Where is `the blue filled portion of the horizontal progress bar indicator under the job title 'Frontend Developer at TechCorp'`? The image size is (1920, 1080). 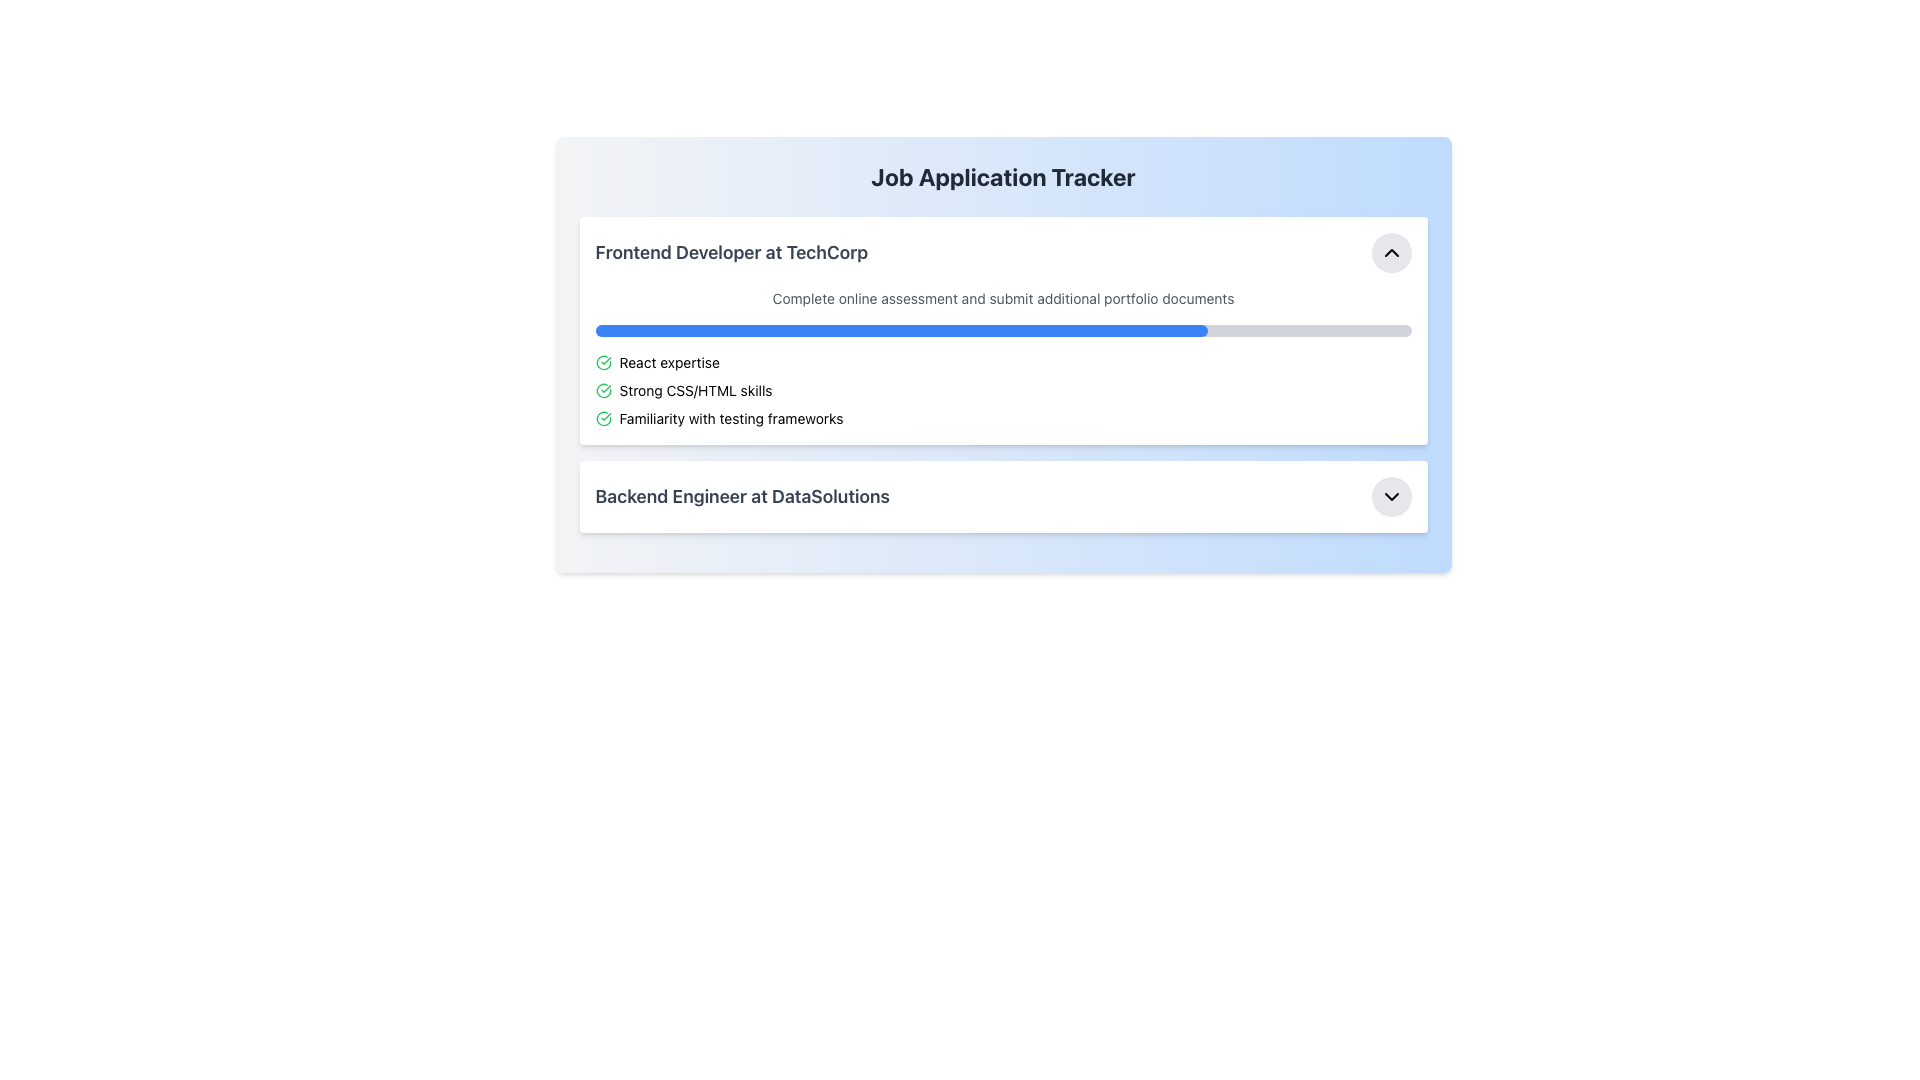 the blue filled portion of the horizontal progress bar indicator under the job title 'Frontend Developer at TechCorp' is located at coordinates (900, 330).